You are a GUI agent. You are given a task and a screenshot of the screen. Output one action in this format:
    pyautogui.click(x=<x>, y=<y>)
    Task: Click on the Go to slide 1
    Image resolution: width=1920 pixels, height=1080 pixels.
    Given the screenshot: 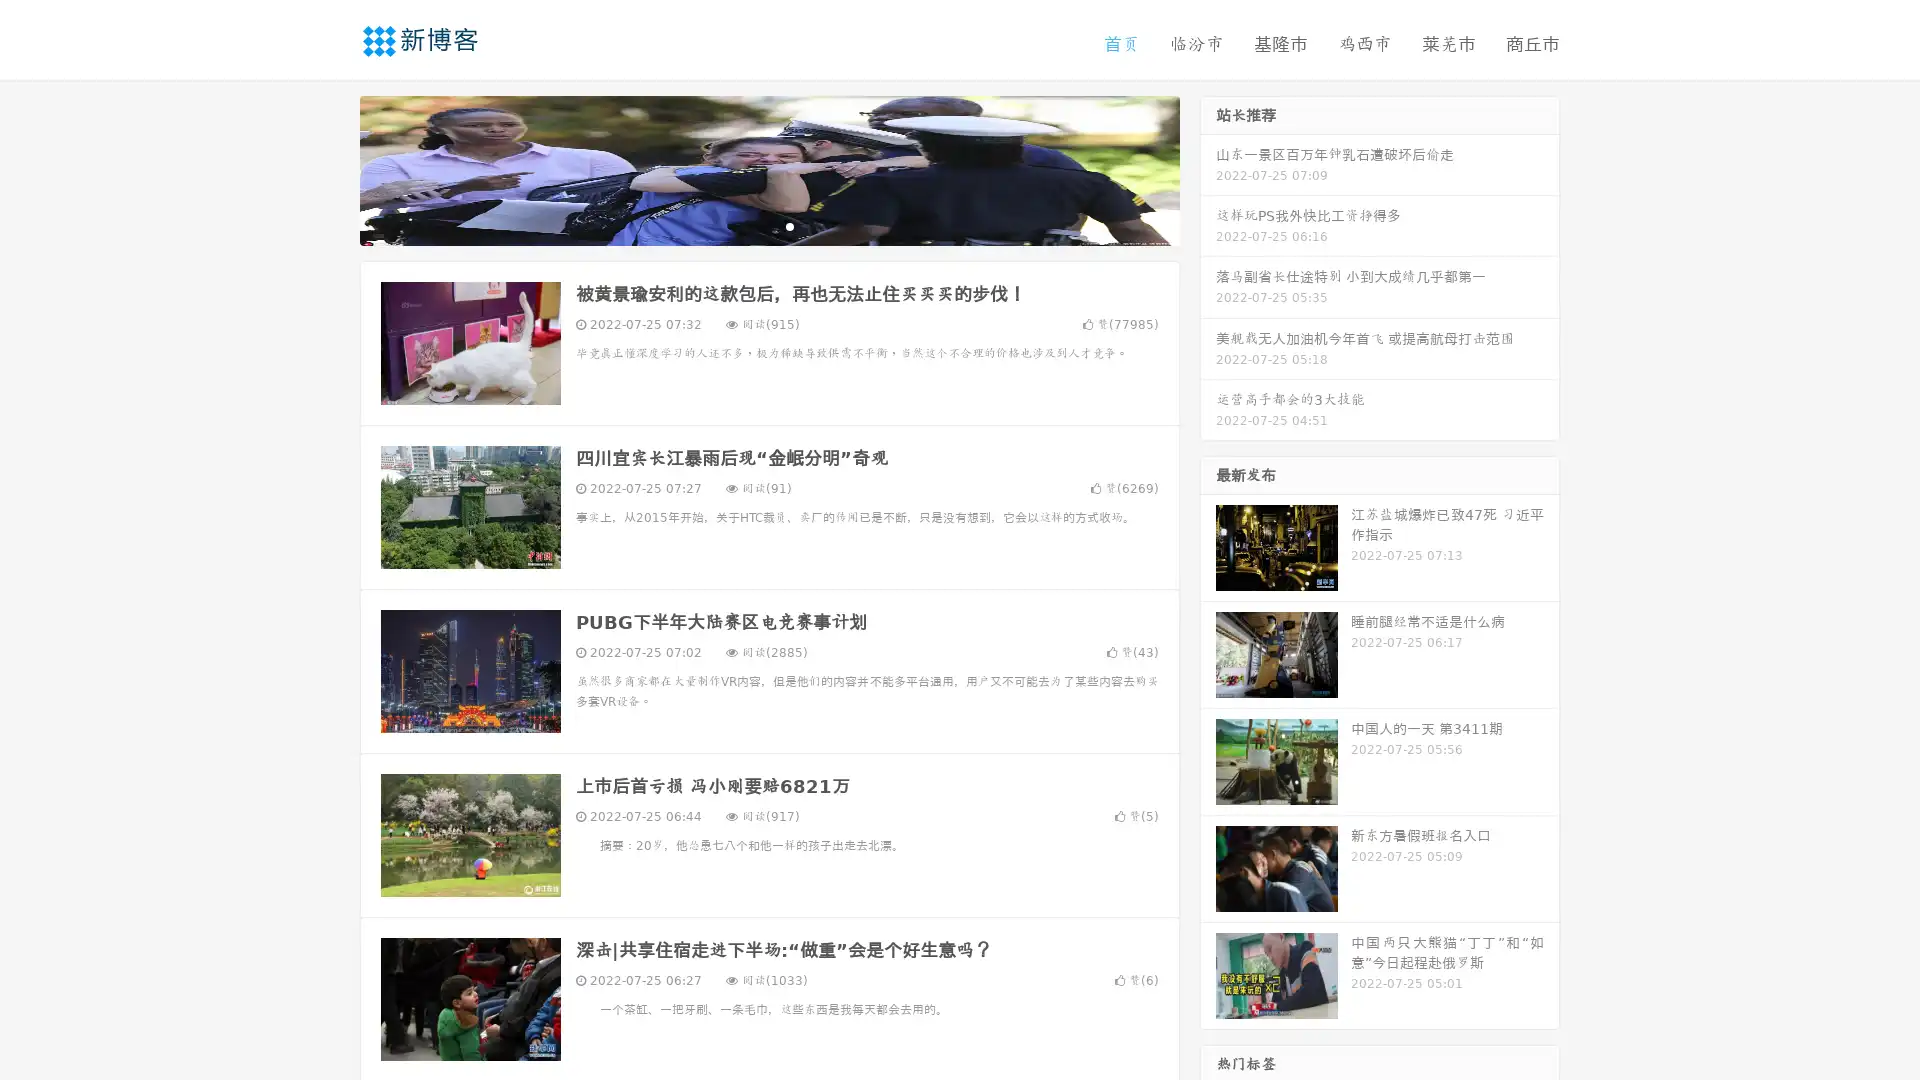 What is the action you would take?
    pyautogui.click(x=748, y=225)
    